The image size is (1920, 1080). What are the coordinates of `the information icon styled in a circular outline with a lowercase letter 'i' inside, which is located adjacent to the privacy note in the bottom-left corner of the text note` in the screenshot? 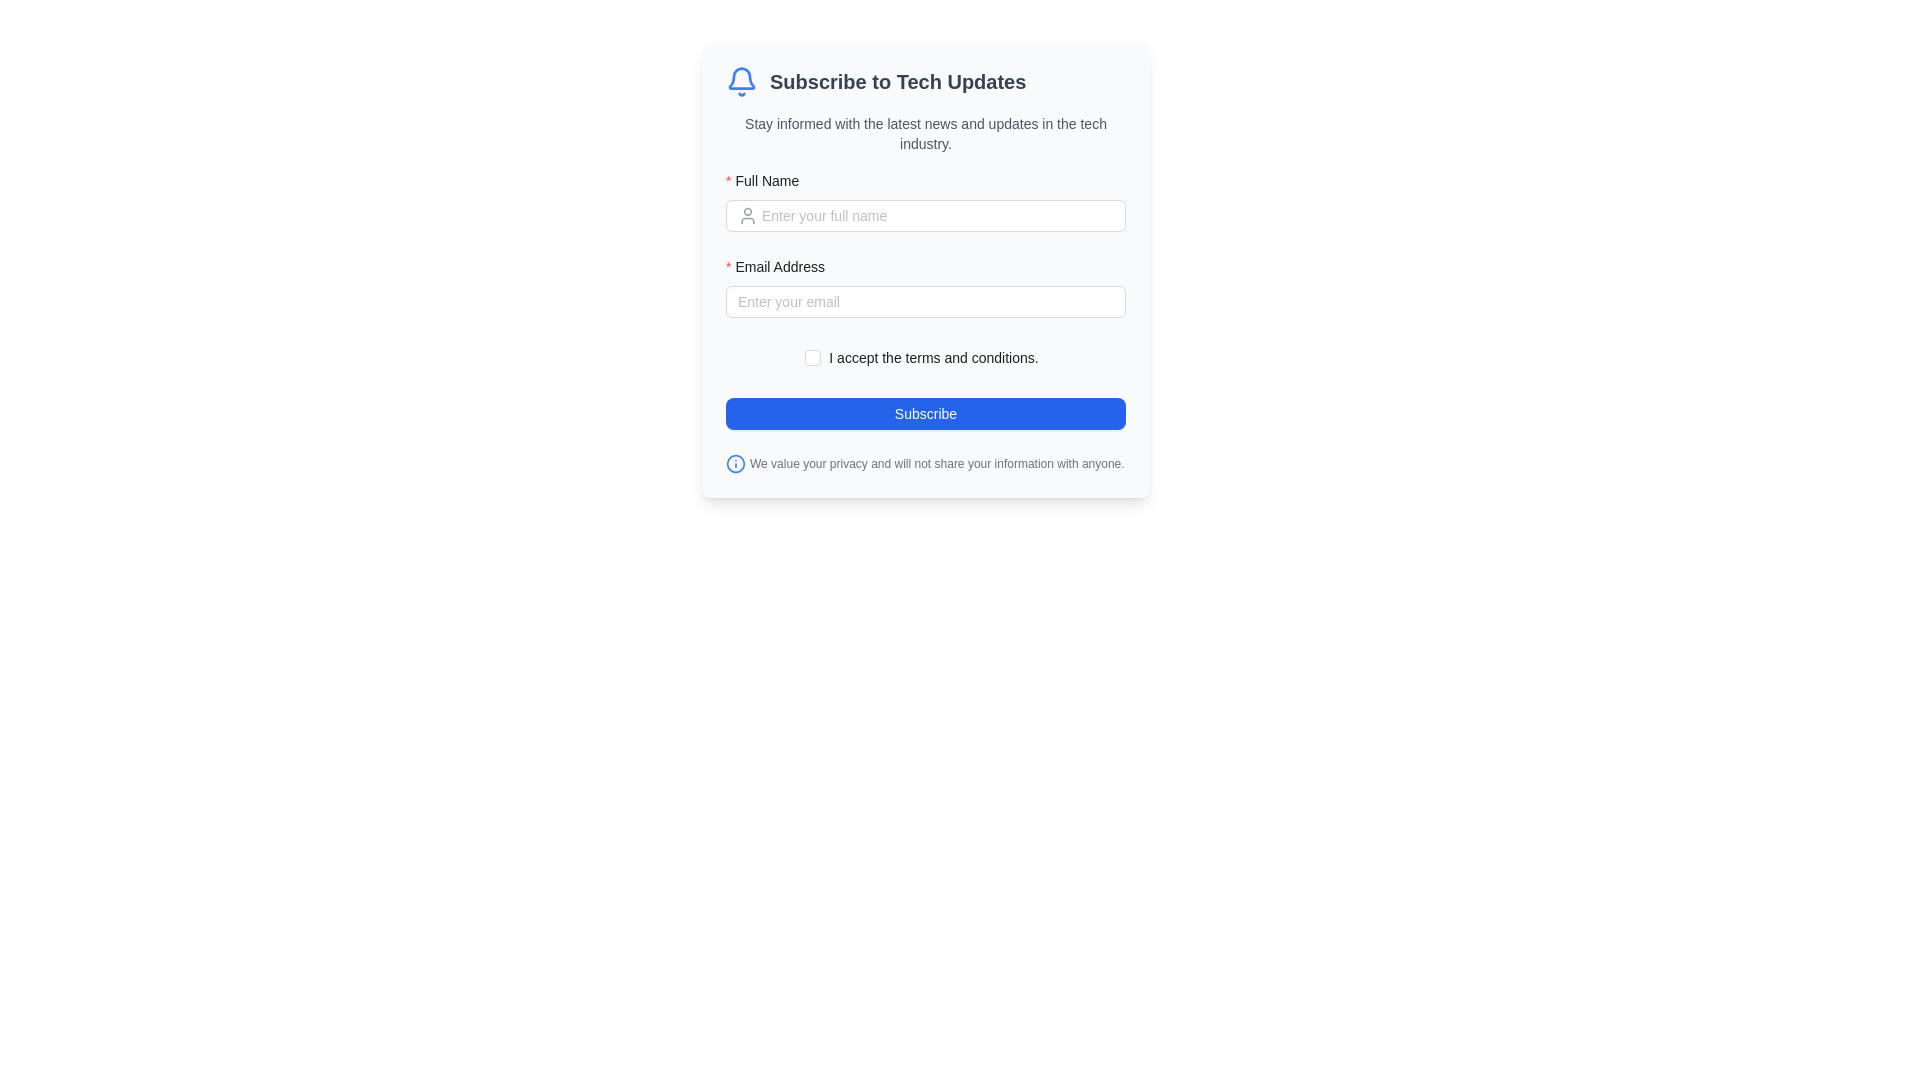 It's located at (734, 463).